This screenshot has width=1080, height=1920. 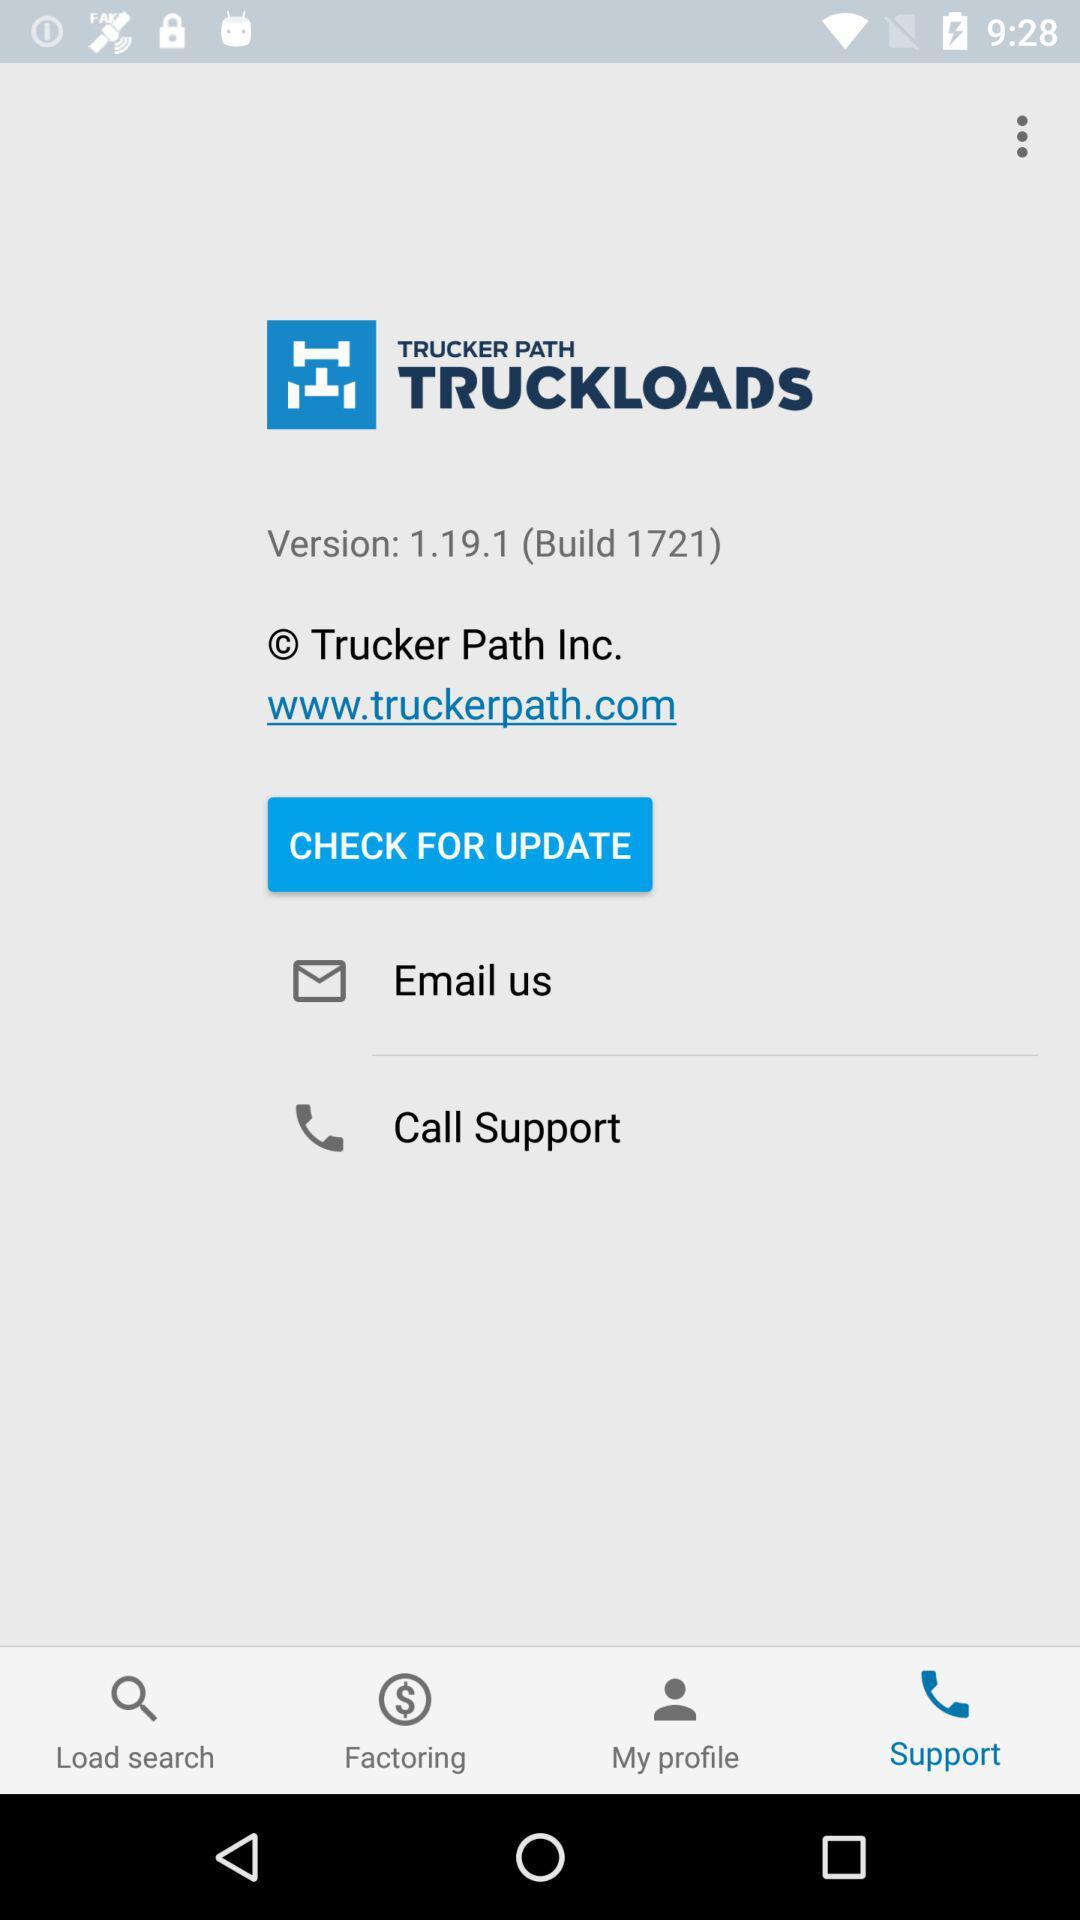 What do you see at coordinates (405, 1719) in the screenshot?
I see `factoring` at bounding box center [405, 1719].